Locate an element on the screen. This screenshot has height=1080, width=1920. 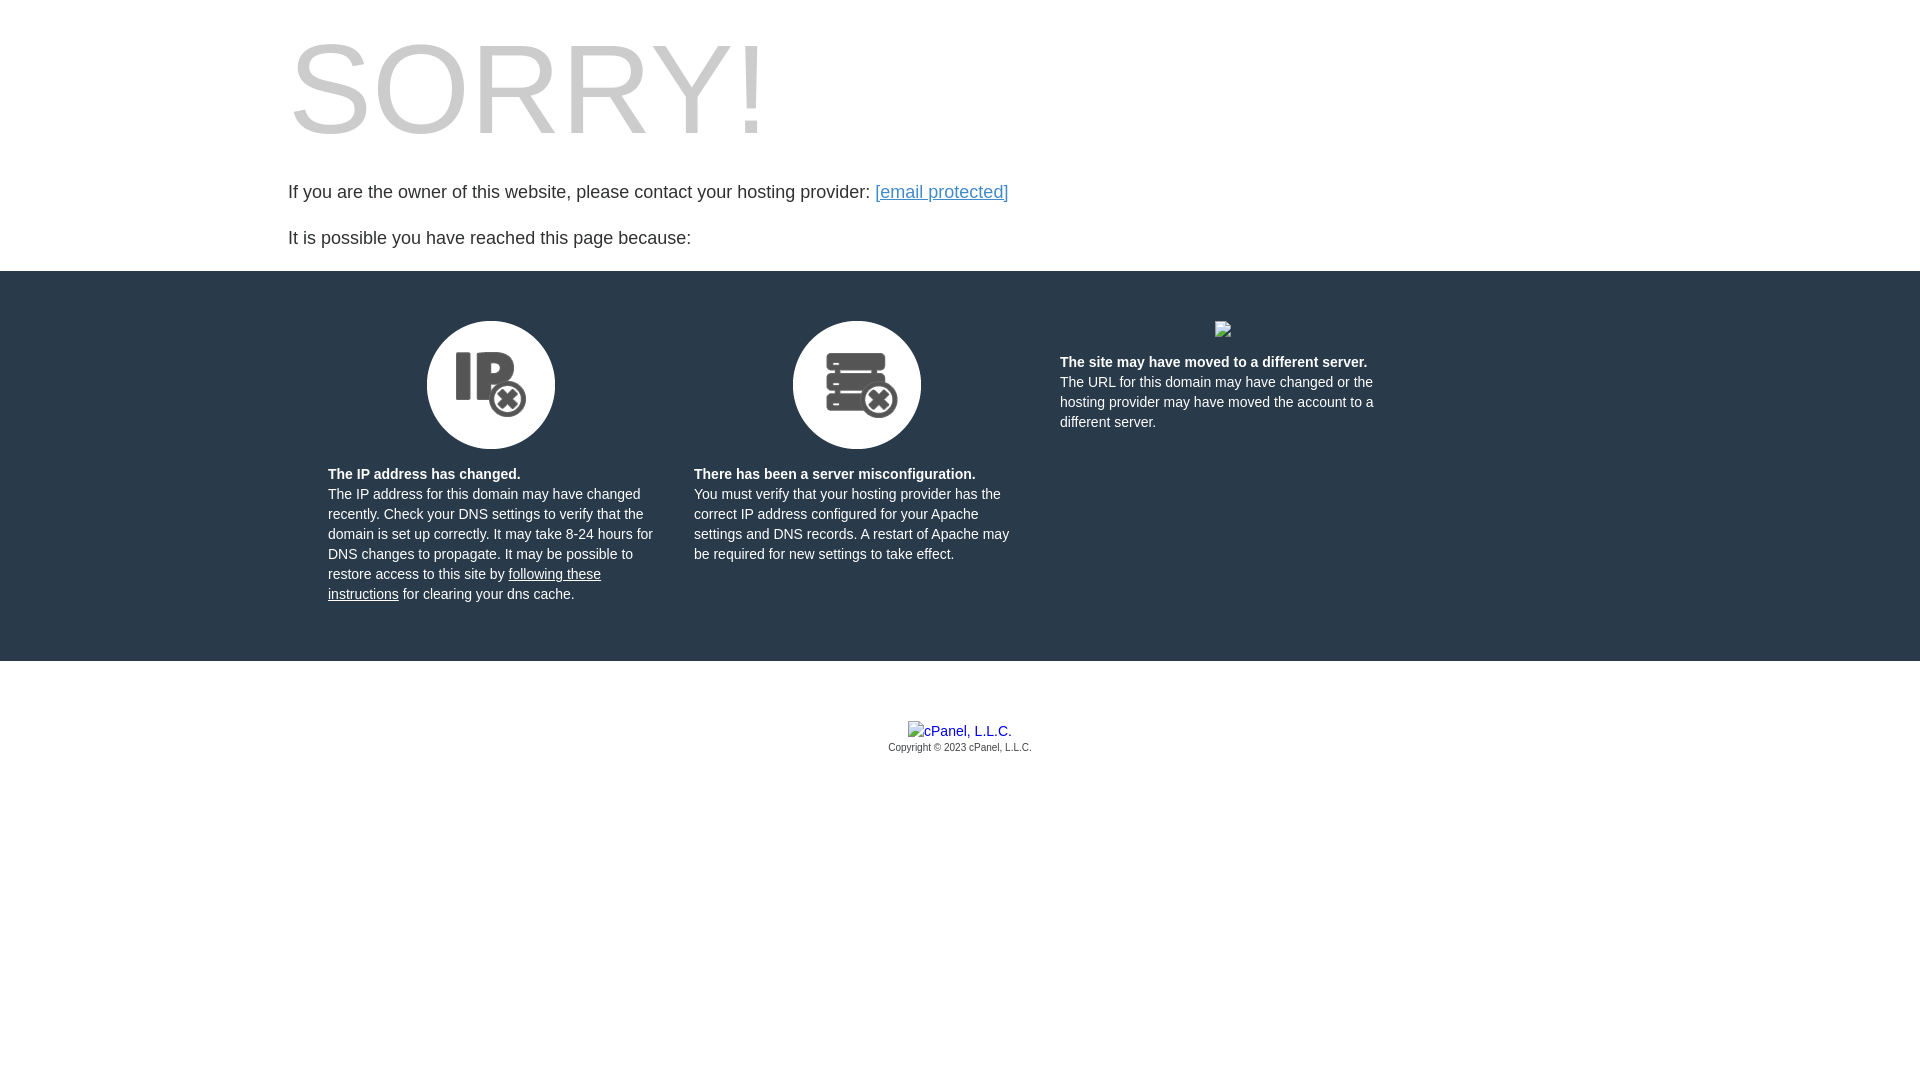
'[email protected]' is located at coordinates (940, 192).